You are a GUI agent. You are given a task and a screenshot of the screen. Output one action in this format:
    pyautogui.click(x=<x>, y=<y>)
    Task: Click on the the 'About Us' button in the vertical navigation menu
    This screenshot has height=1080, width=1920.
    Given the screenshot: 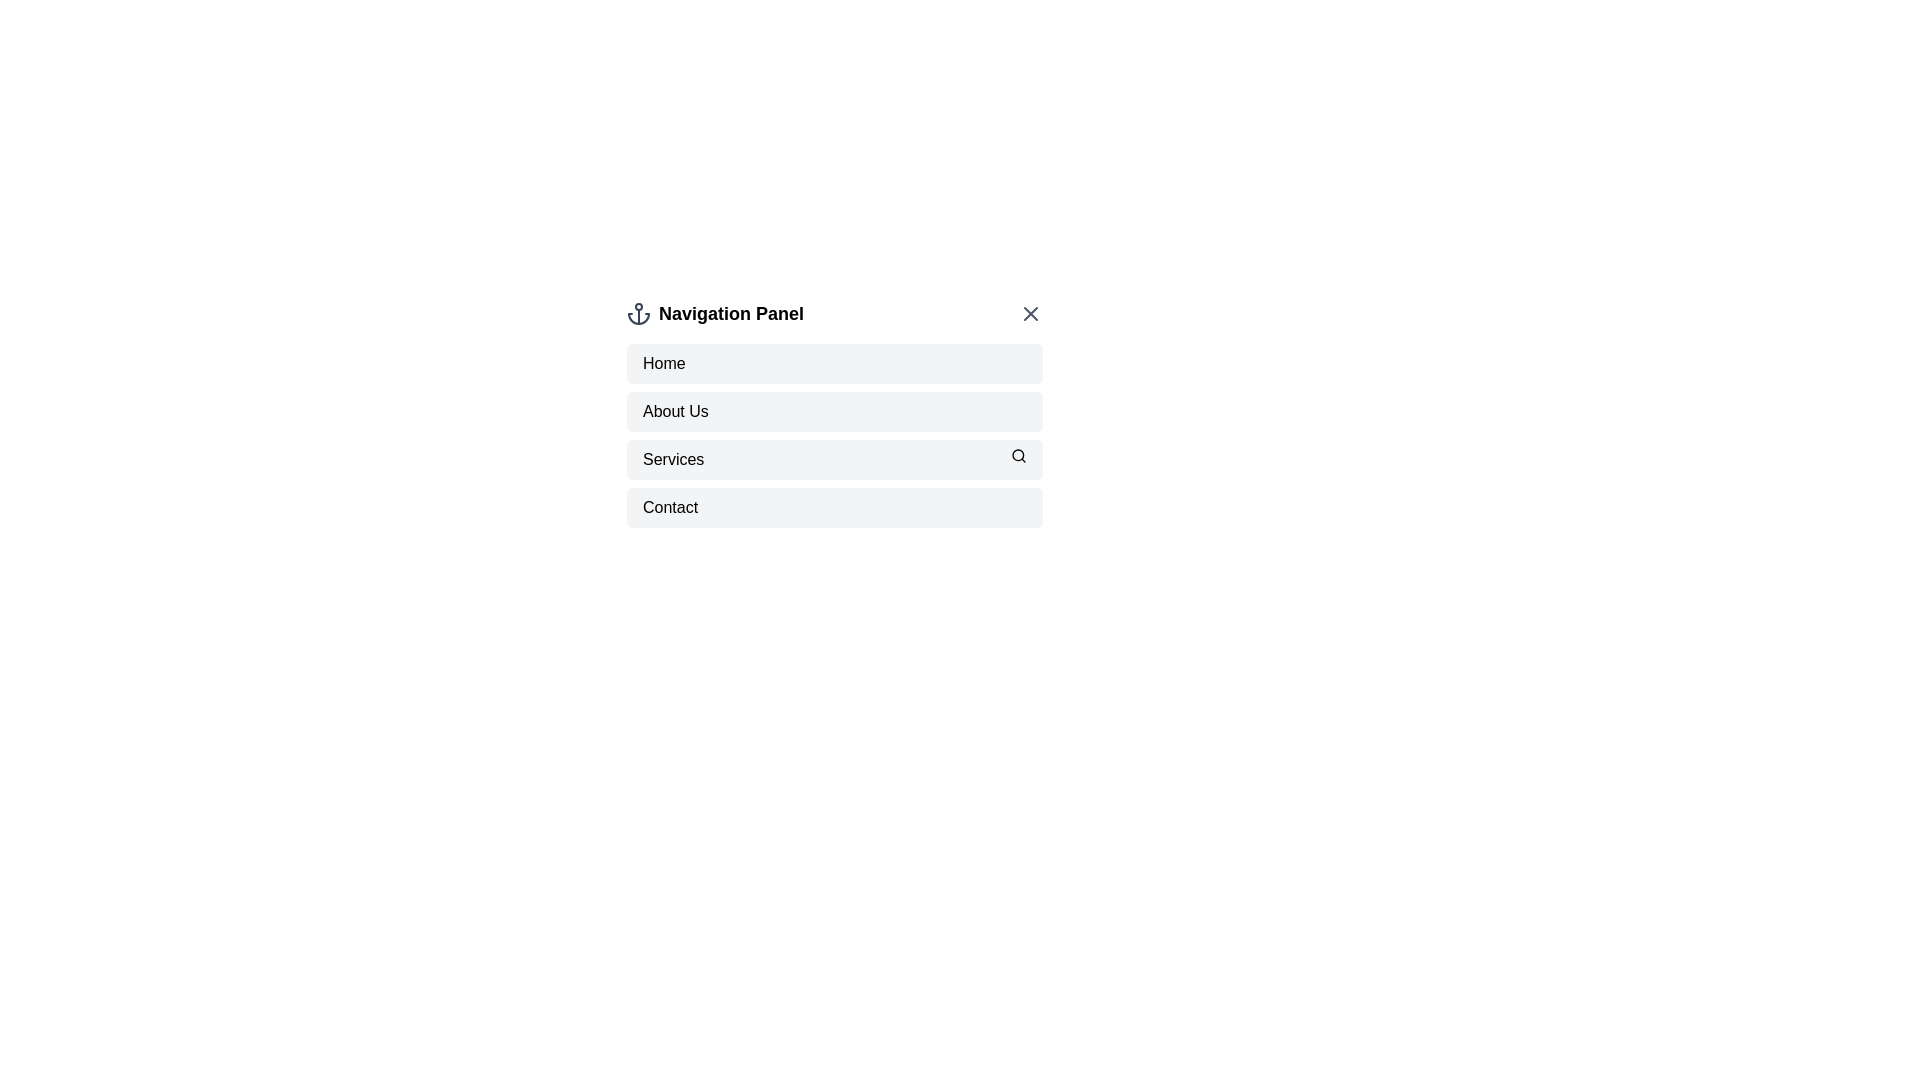 What is the action you would take?
    pyautogui.click(x=835, y=411)
    